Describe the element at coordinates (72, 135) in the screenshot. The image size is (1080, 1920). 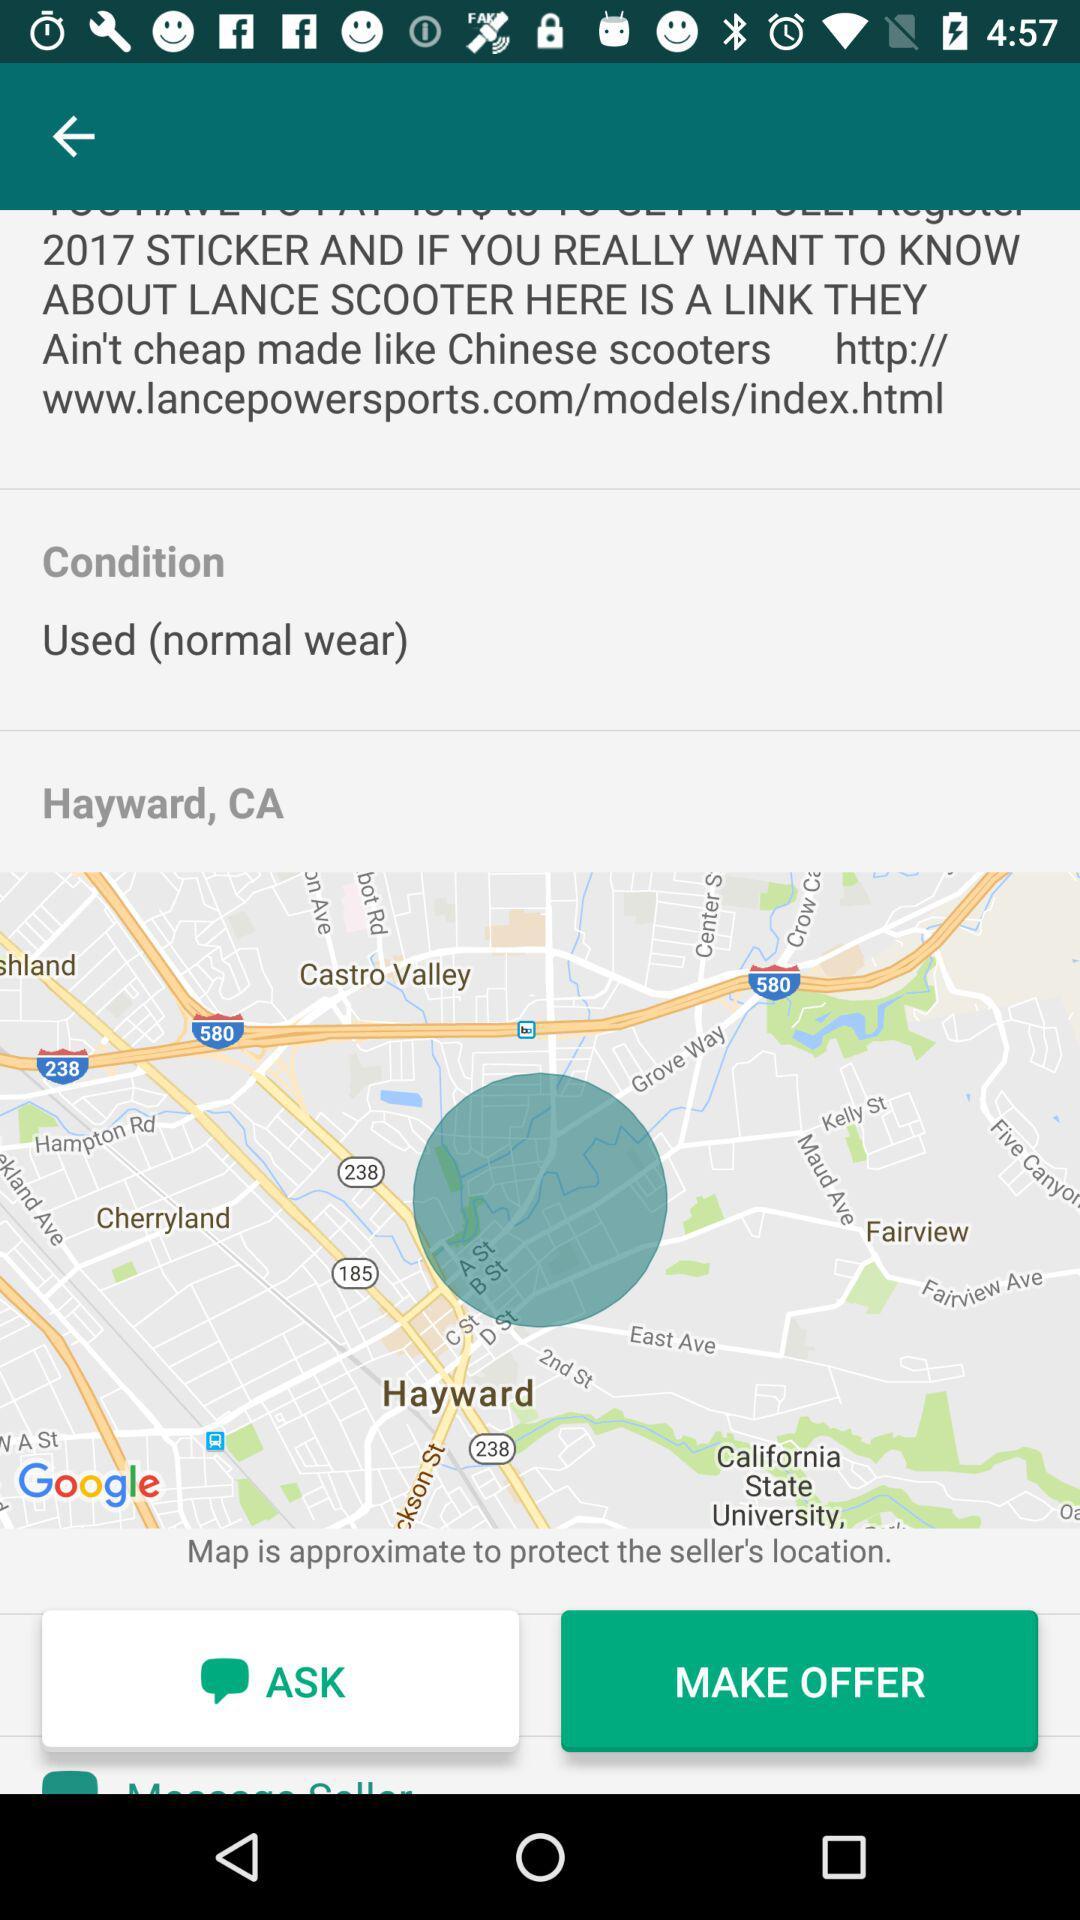
I see `the icon above the i have a icon` at that location.